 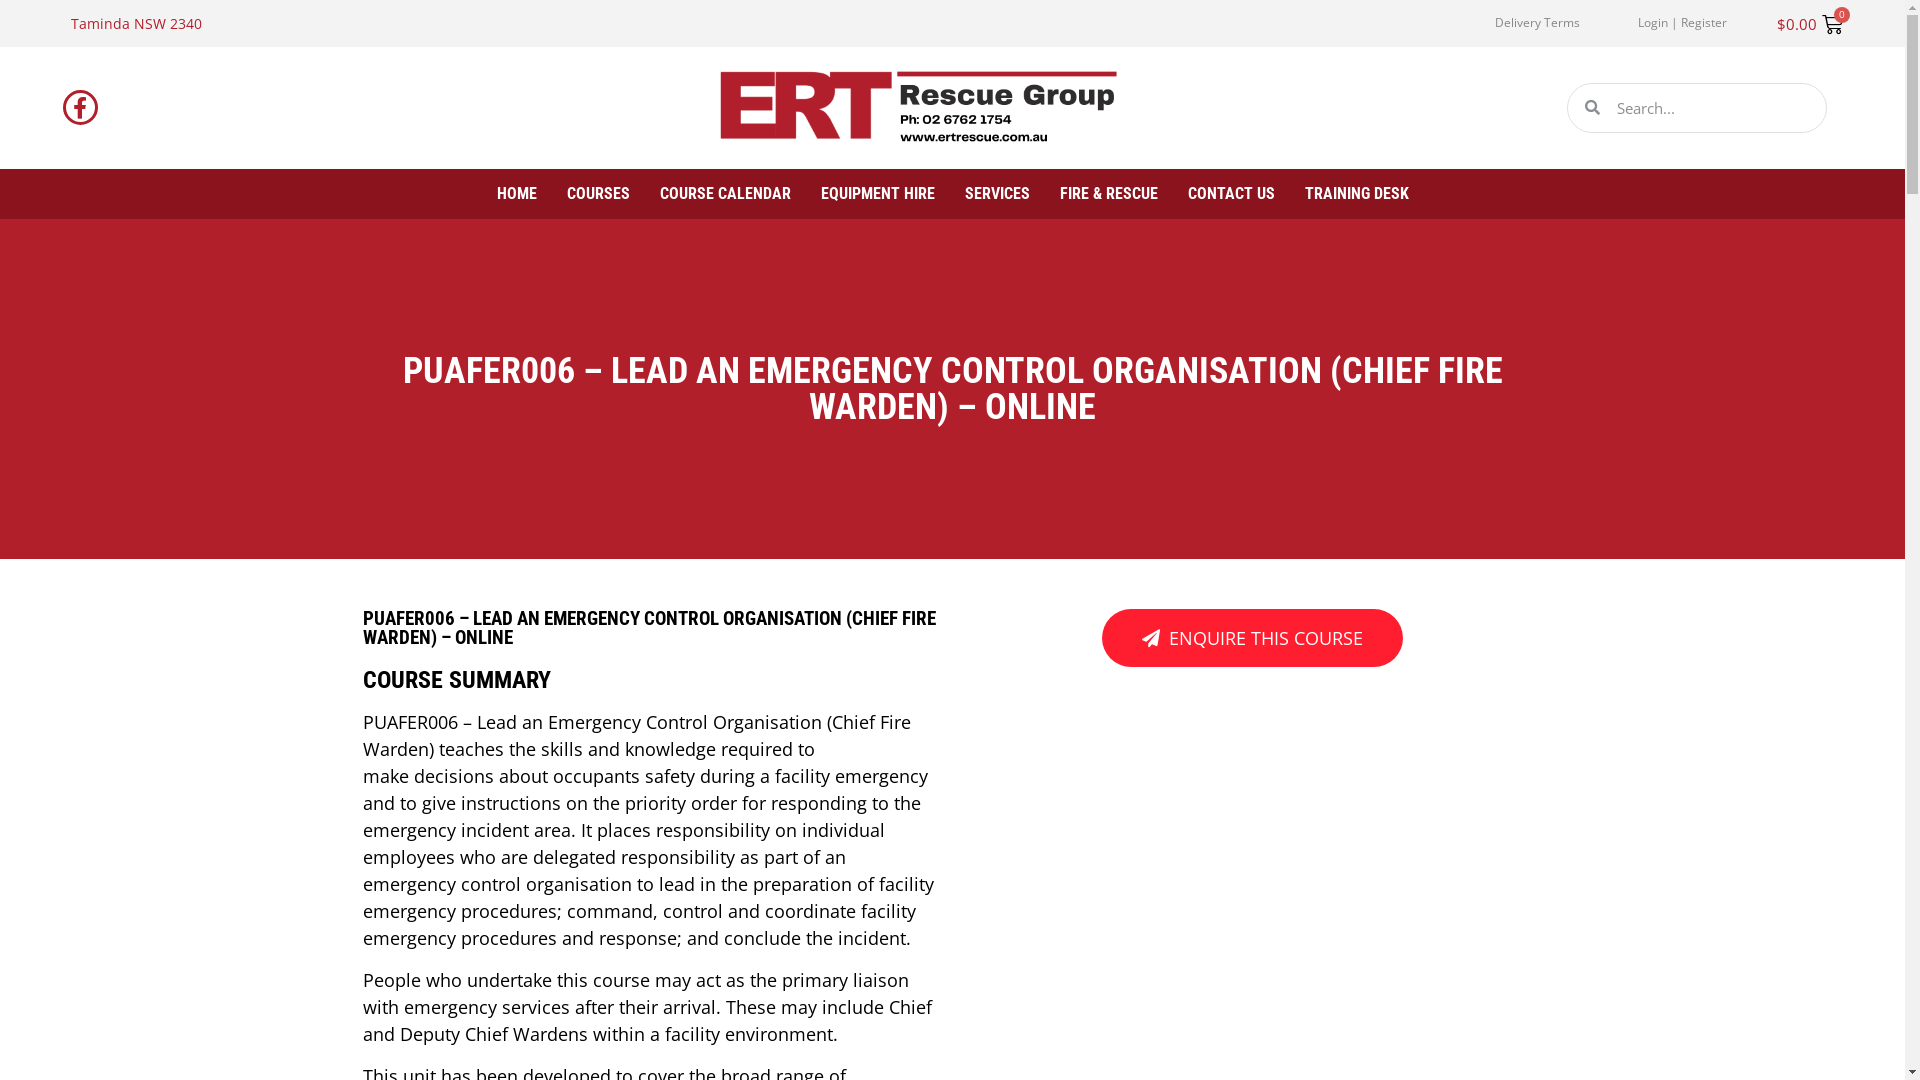 I want to click on 'COURSE CALENDAR', so click(x=660, y=193).